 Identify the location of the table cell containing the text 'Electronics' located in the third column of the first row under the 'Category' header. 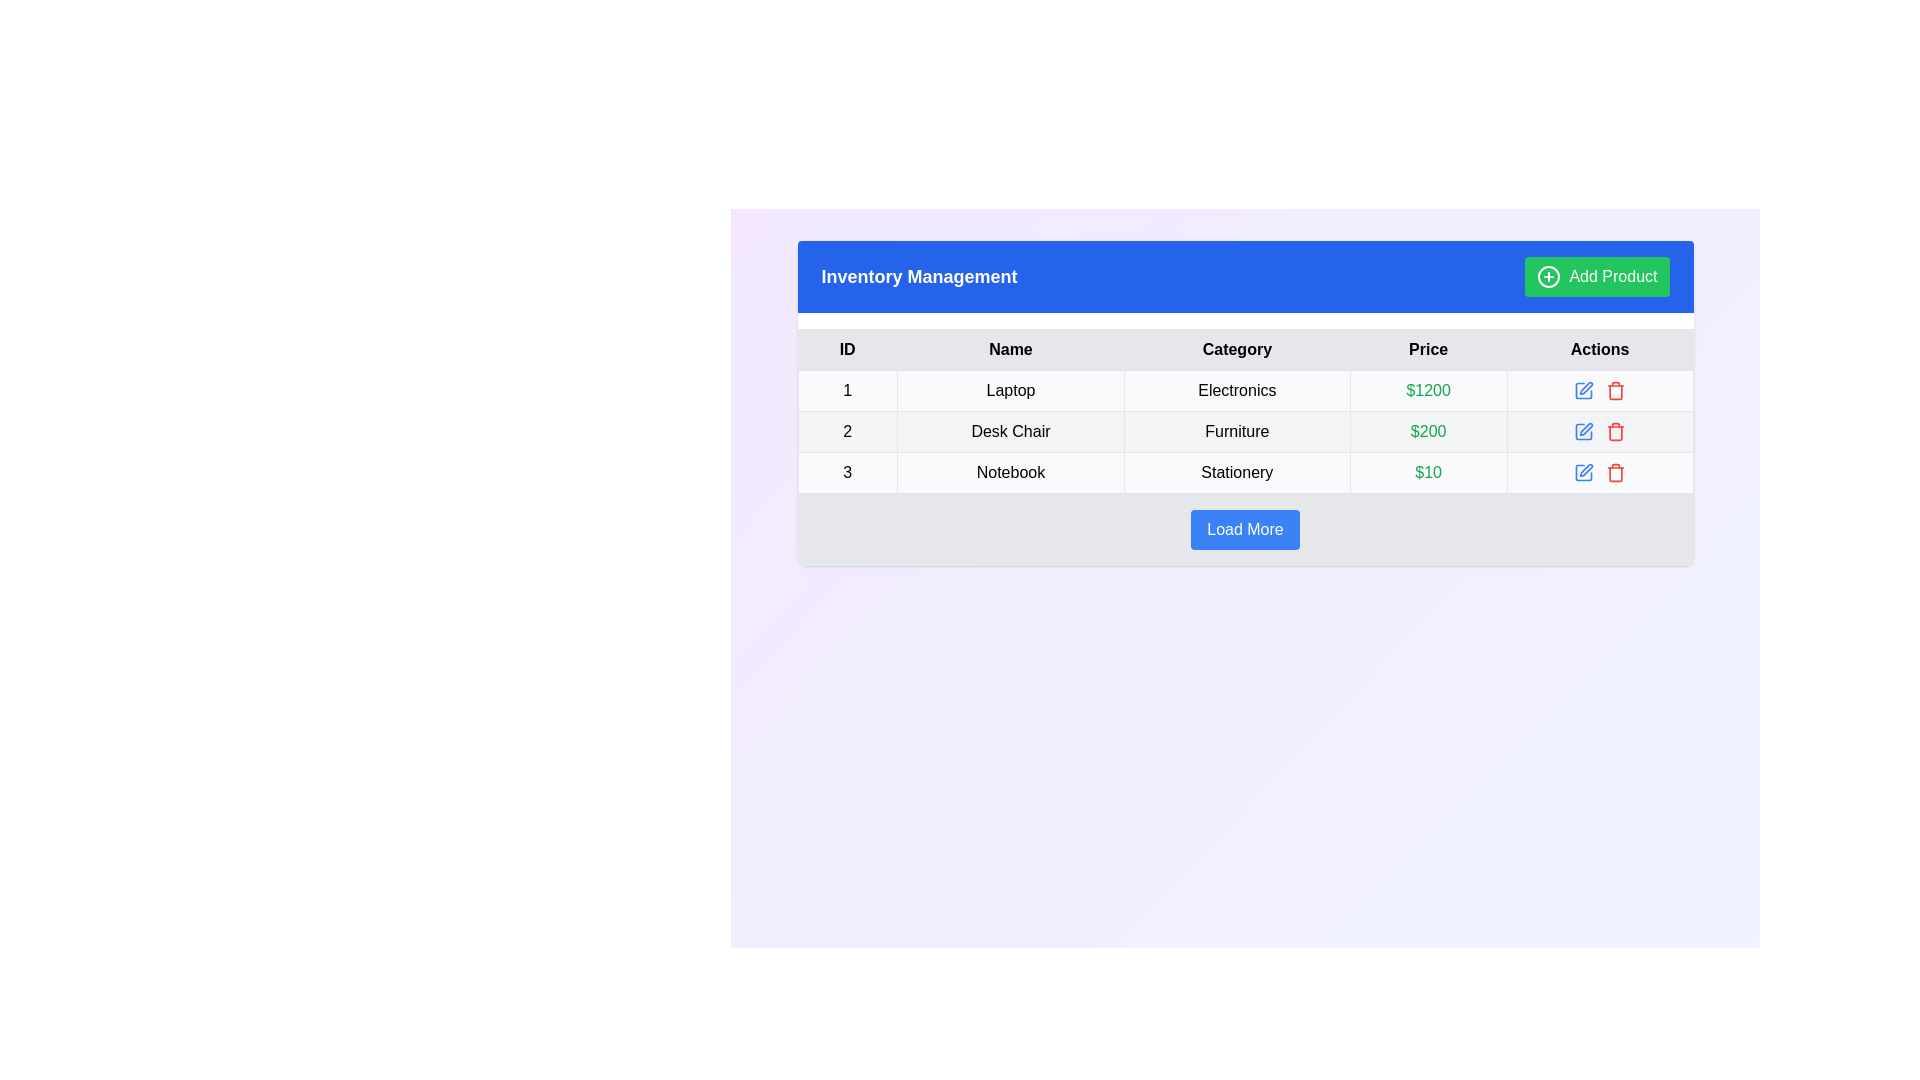
(1236, 390).